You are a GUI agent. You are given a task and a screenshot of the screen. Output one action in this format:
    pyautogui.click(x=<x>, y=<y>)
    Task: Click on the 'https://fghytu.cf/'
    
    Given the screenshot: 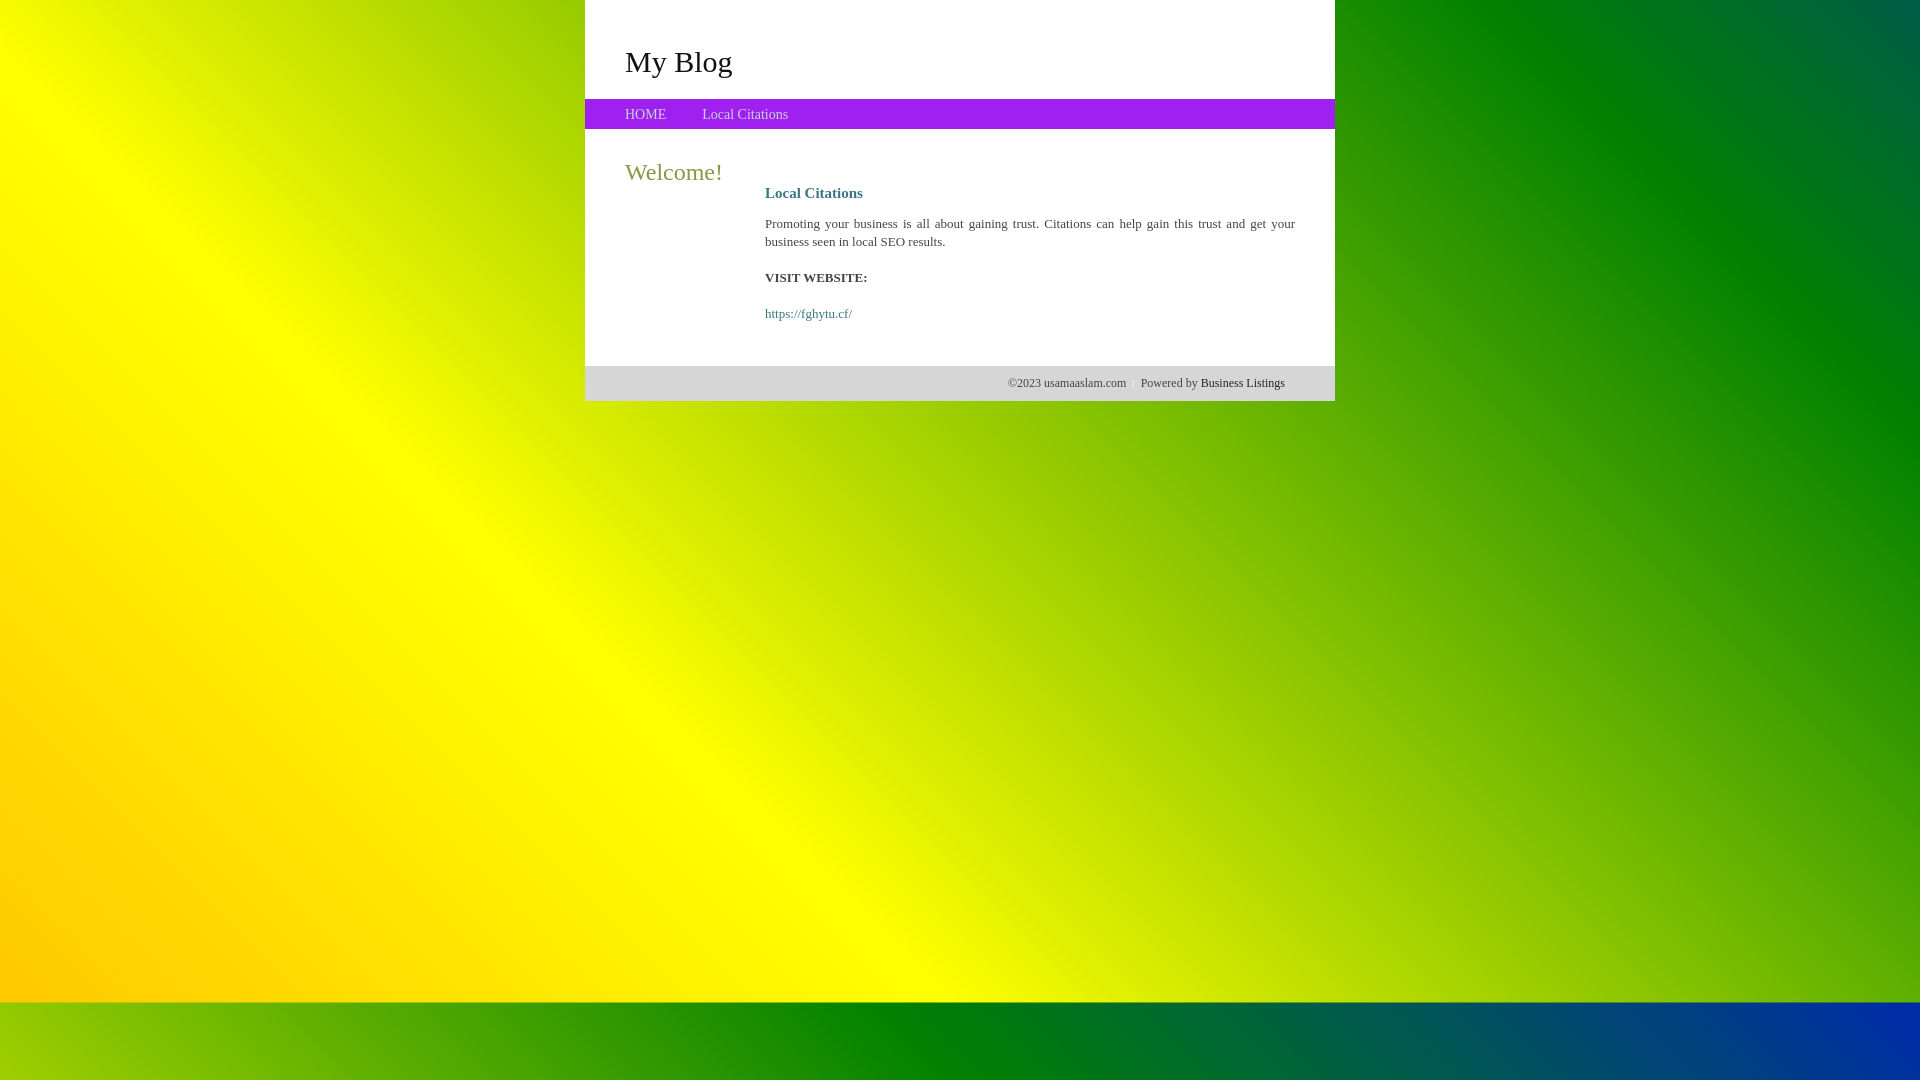 What is the action you would take?
    pyautogui.click(x=808, y=313)
    